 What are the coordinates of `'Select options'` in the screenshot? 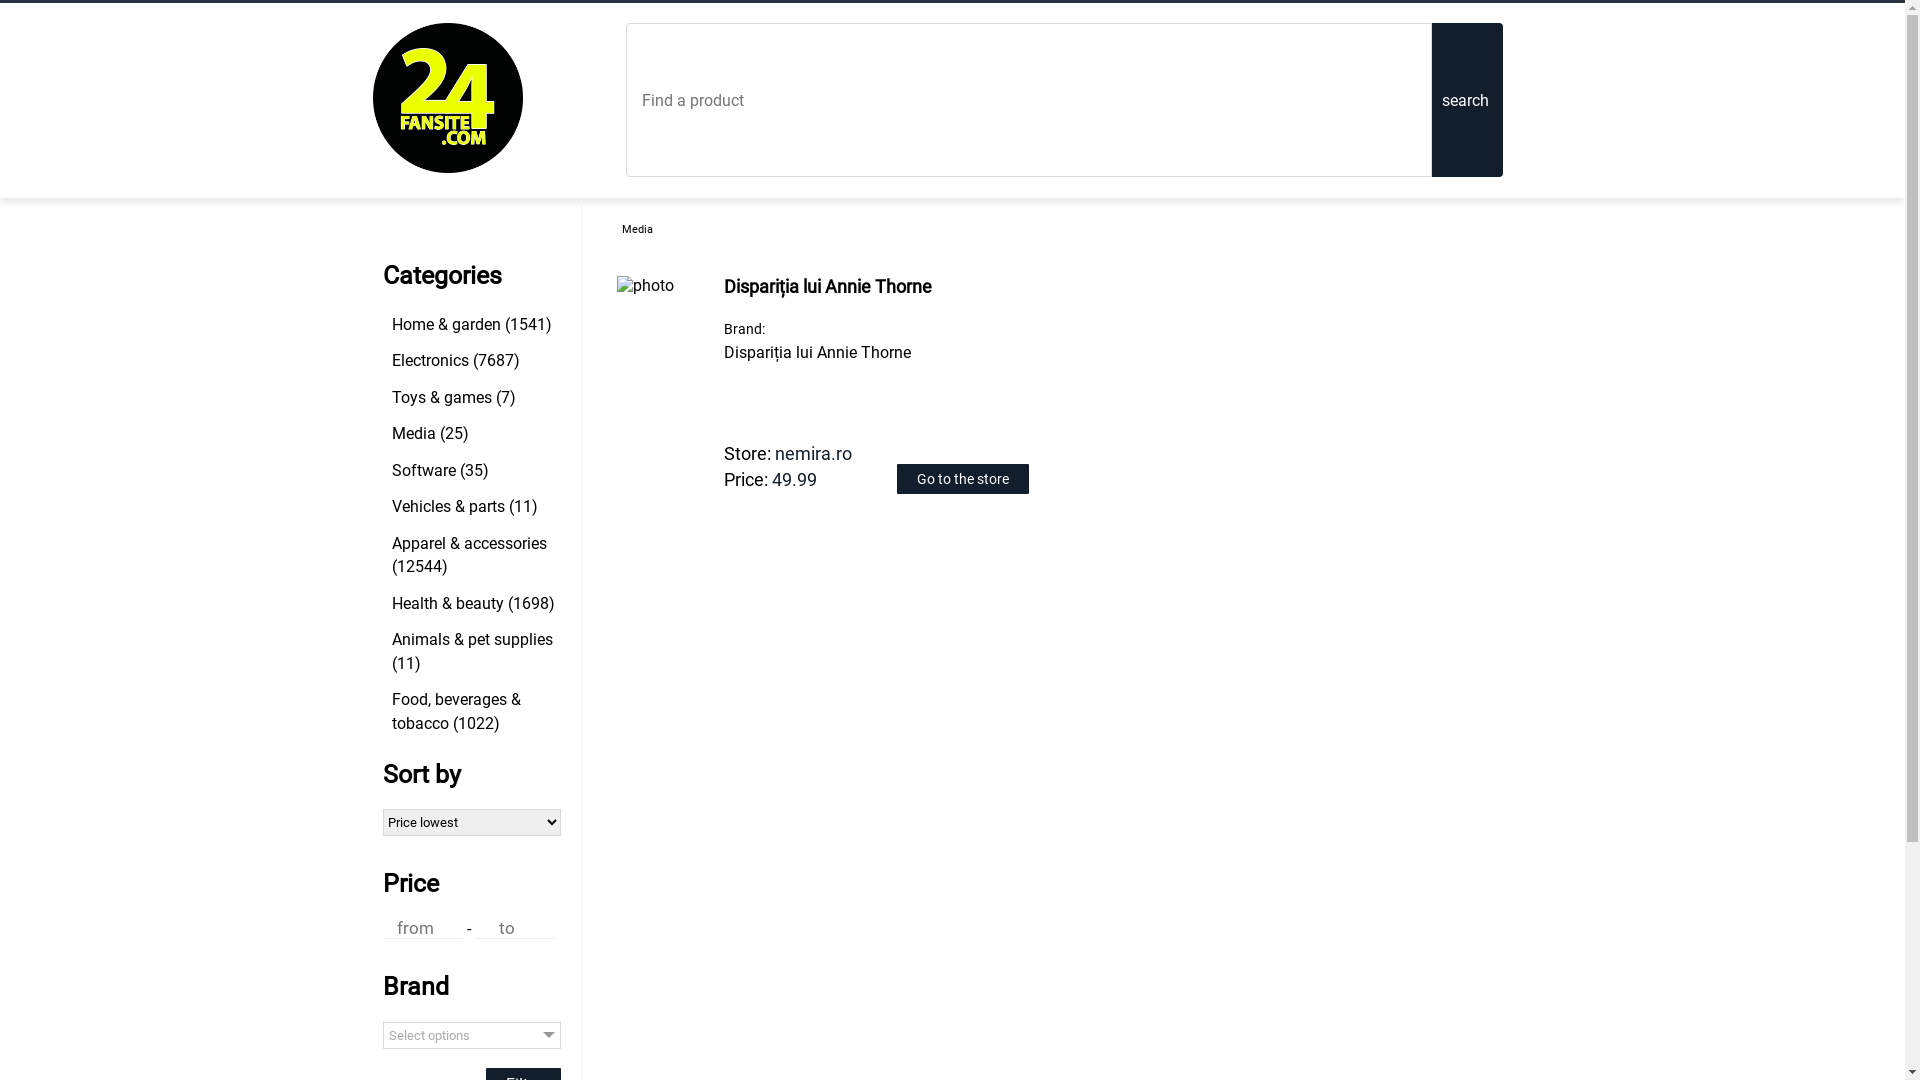 It's located at (469, 1035).